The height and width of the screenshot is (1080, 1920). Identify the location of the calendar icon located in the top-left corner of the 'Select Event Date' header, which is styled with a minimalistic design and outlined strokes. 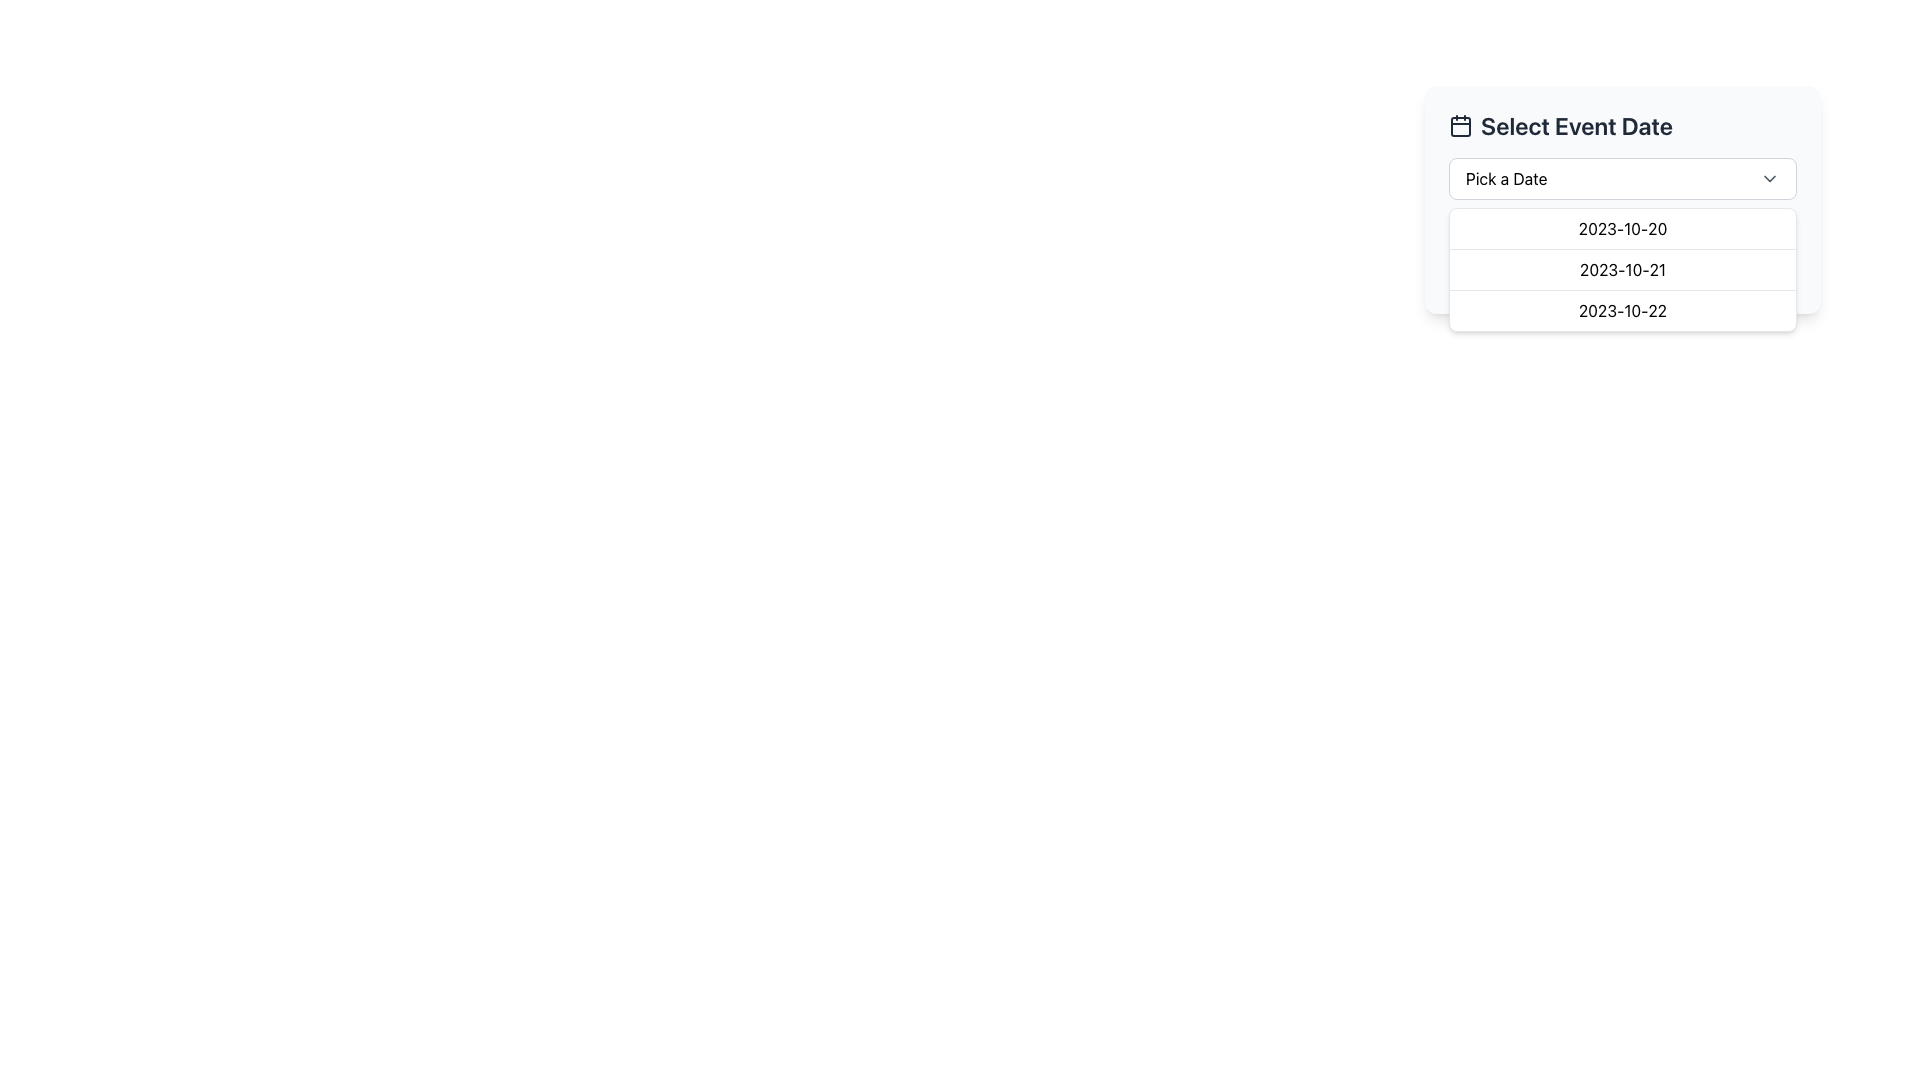
(1460, 126).